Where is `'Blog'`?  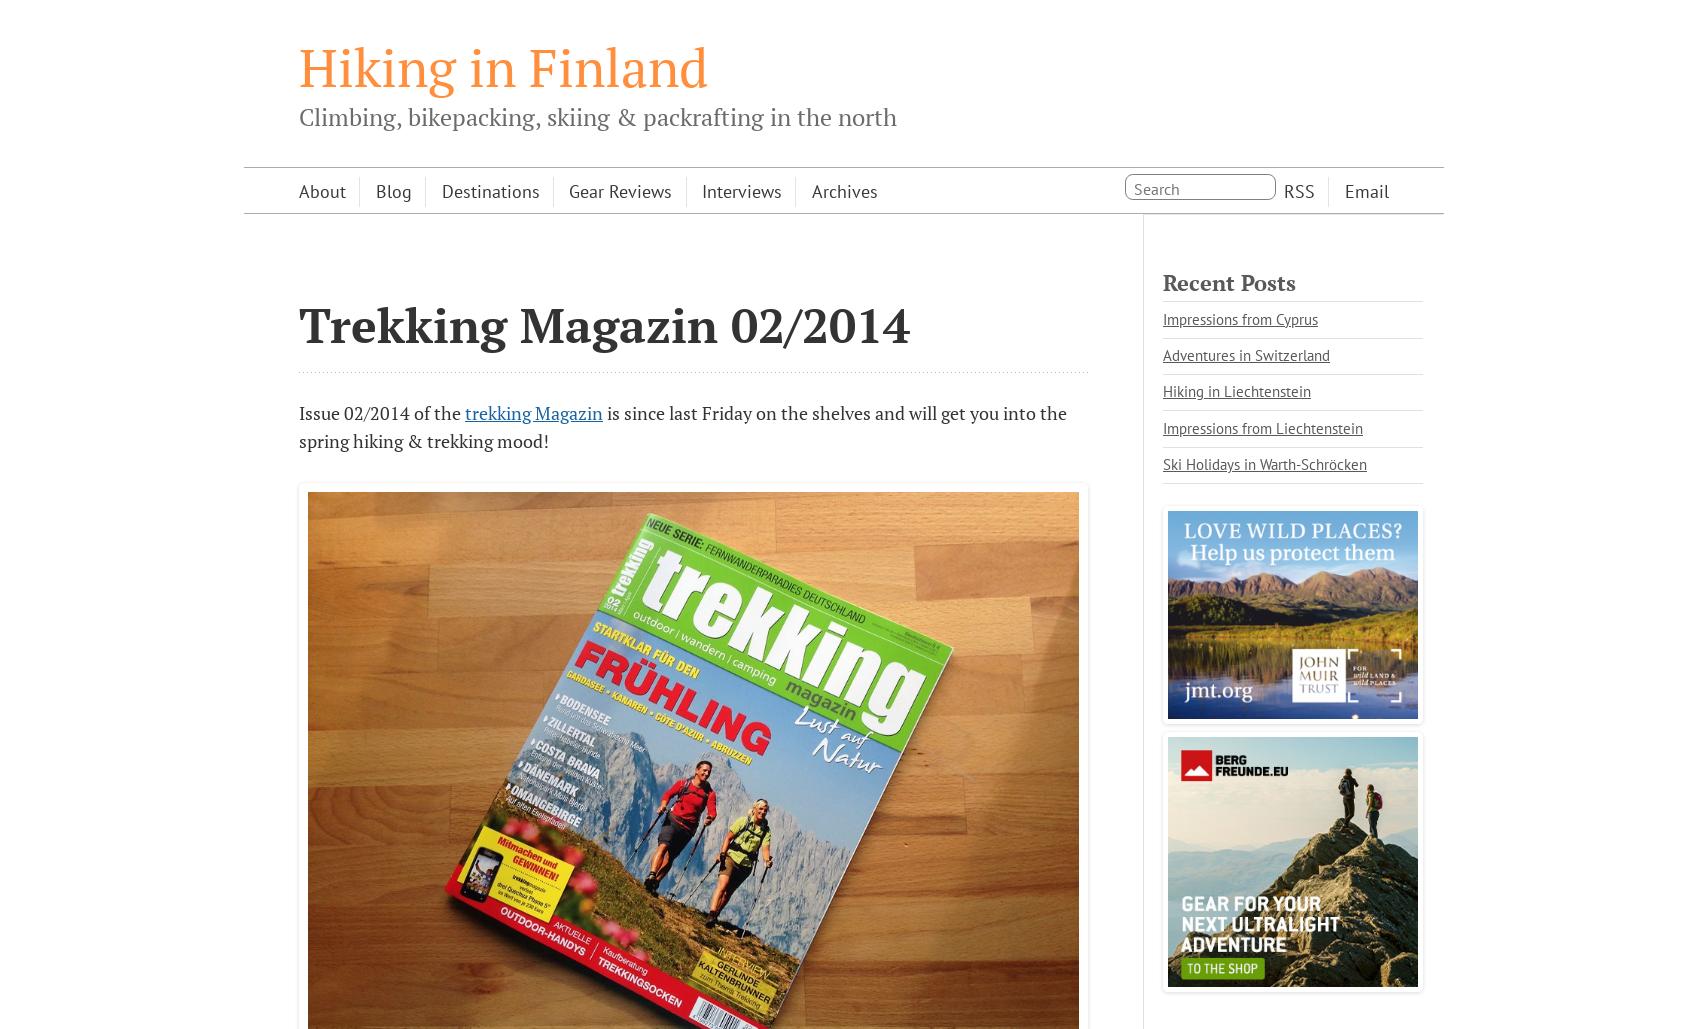
'Blog' is located at coordinates (392, 190).